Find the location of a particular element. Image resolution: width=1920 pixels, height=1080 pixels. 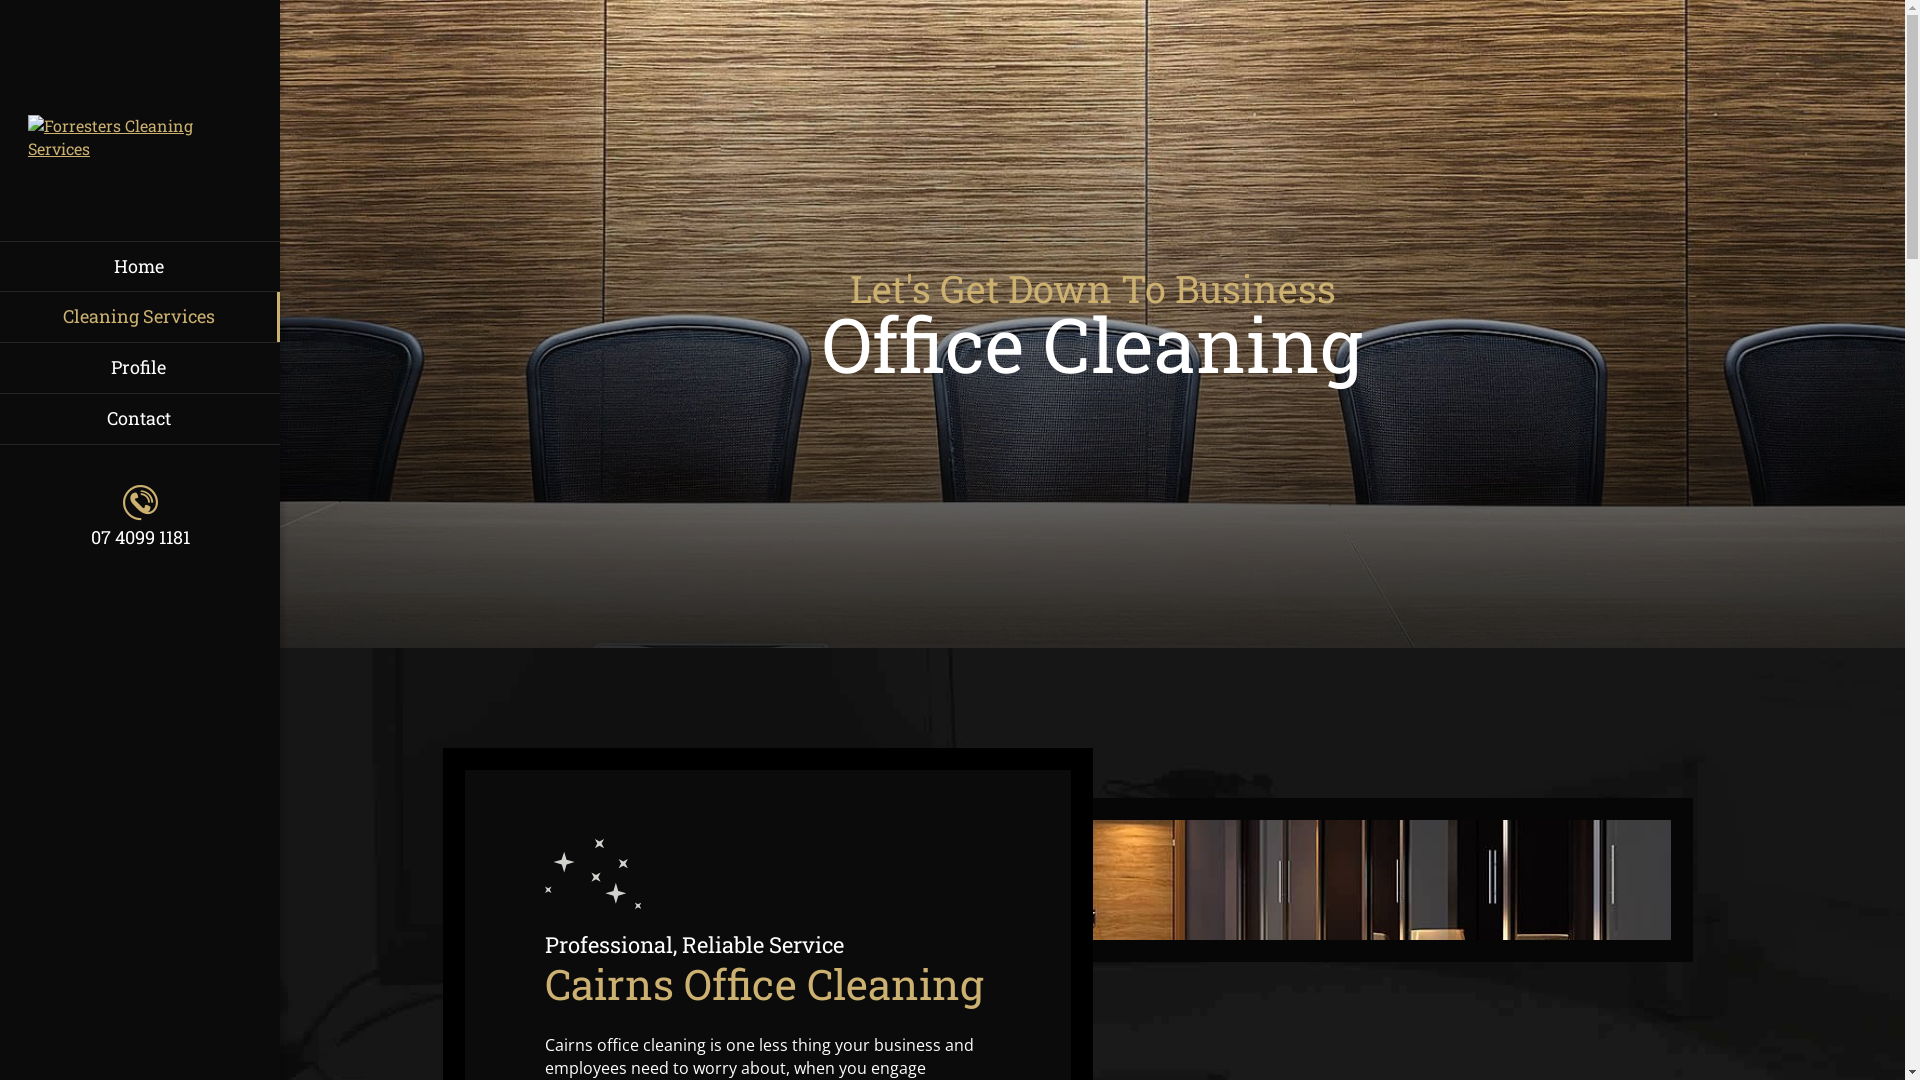

'Cleaning Services' is located at coordinates (138, 315).